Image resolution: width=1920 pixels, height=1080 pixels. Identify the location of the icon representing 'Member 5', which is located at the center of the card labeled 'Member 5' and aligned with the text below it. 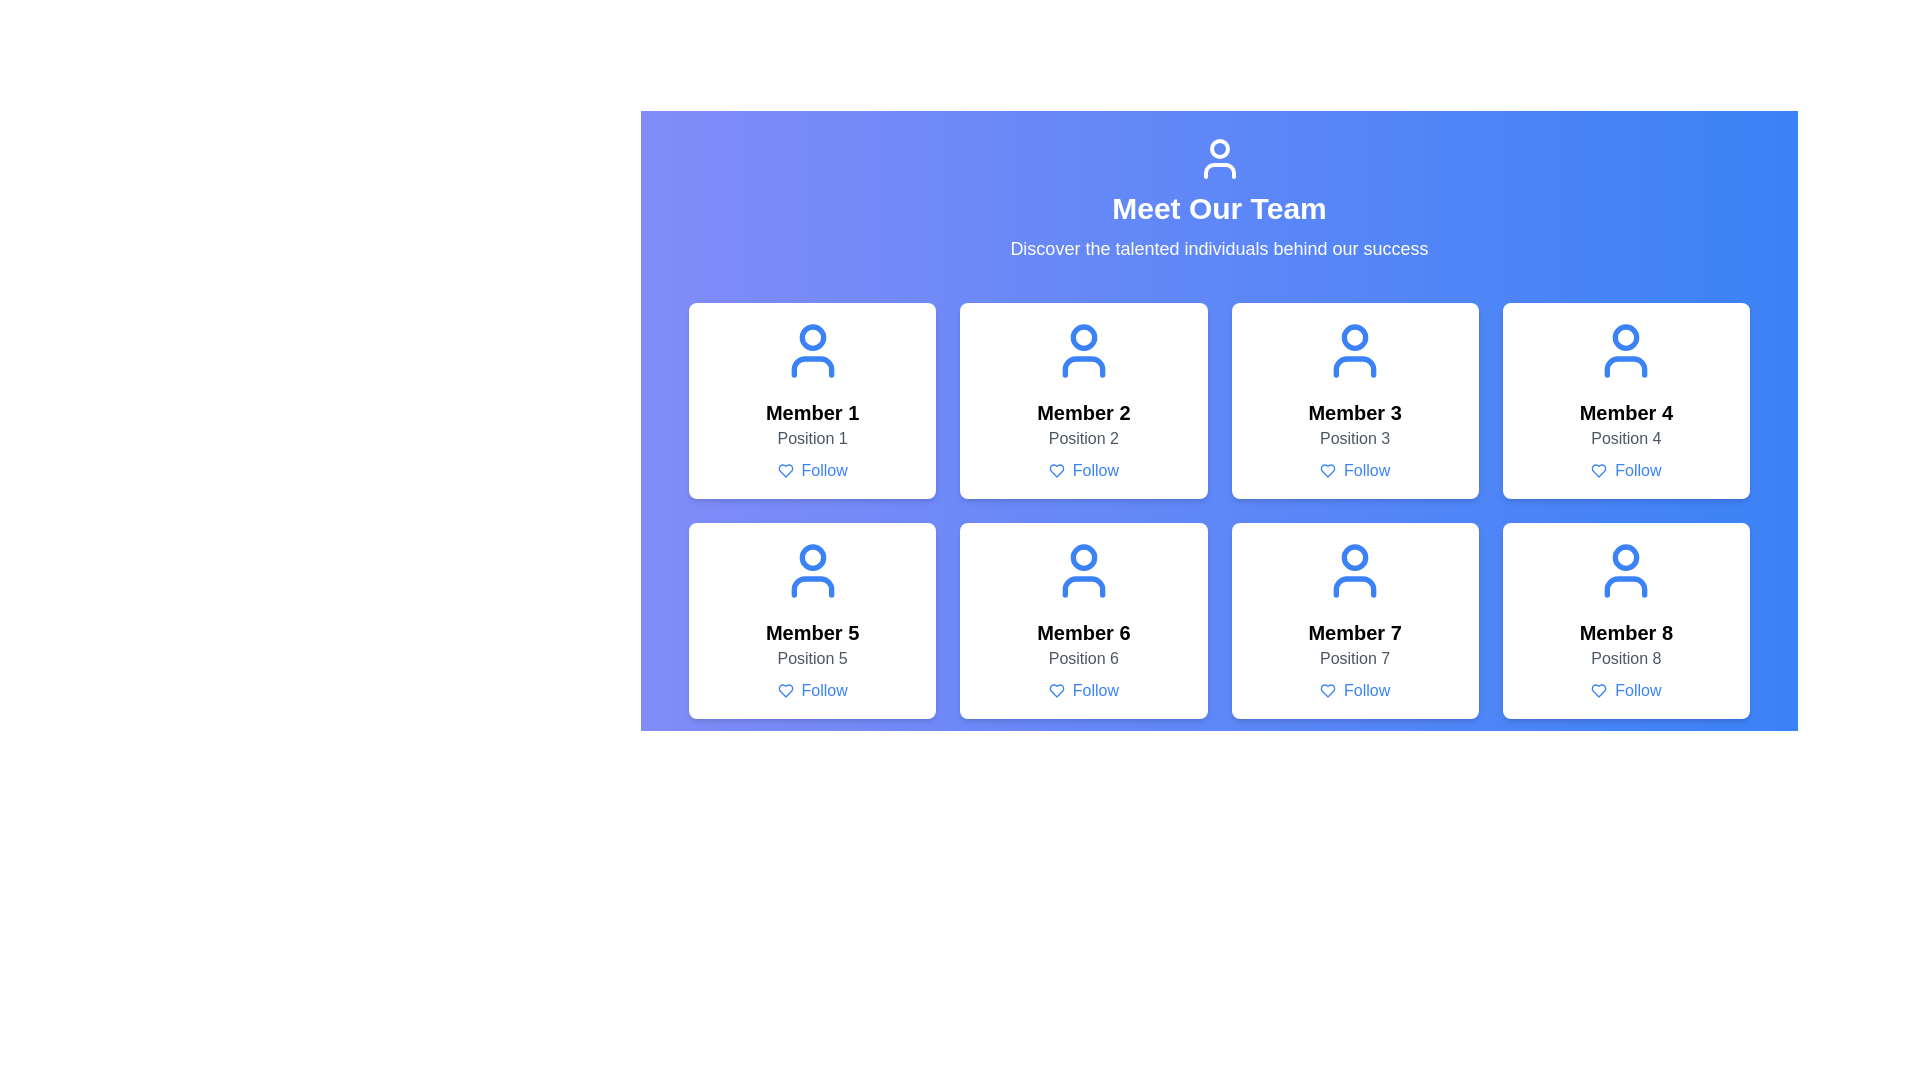
(812, 570).